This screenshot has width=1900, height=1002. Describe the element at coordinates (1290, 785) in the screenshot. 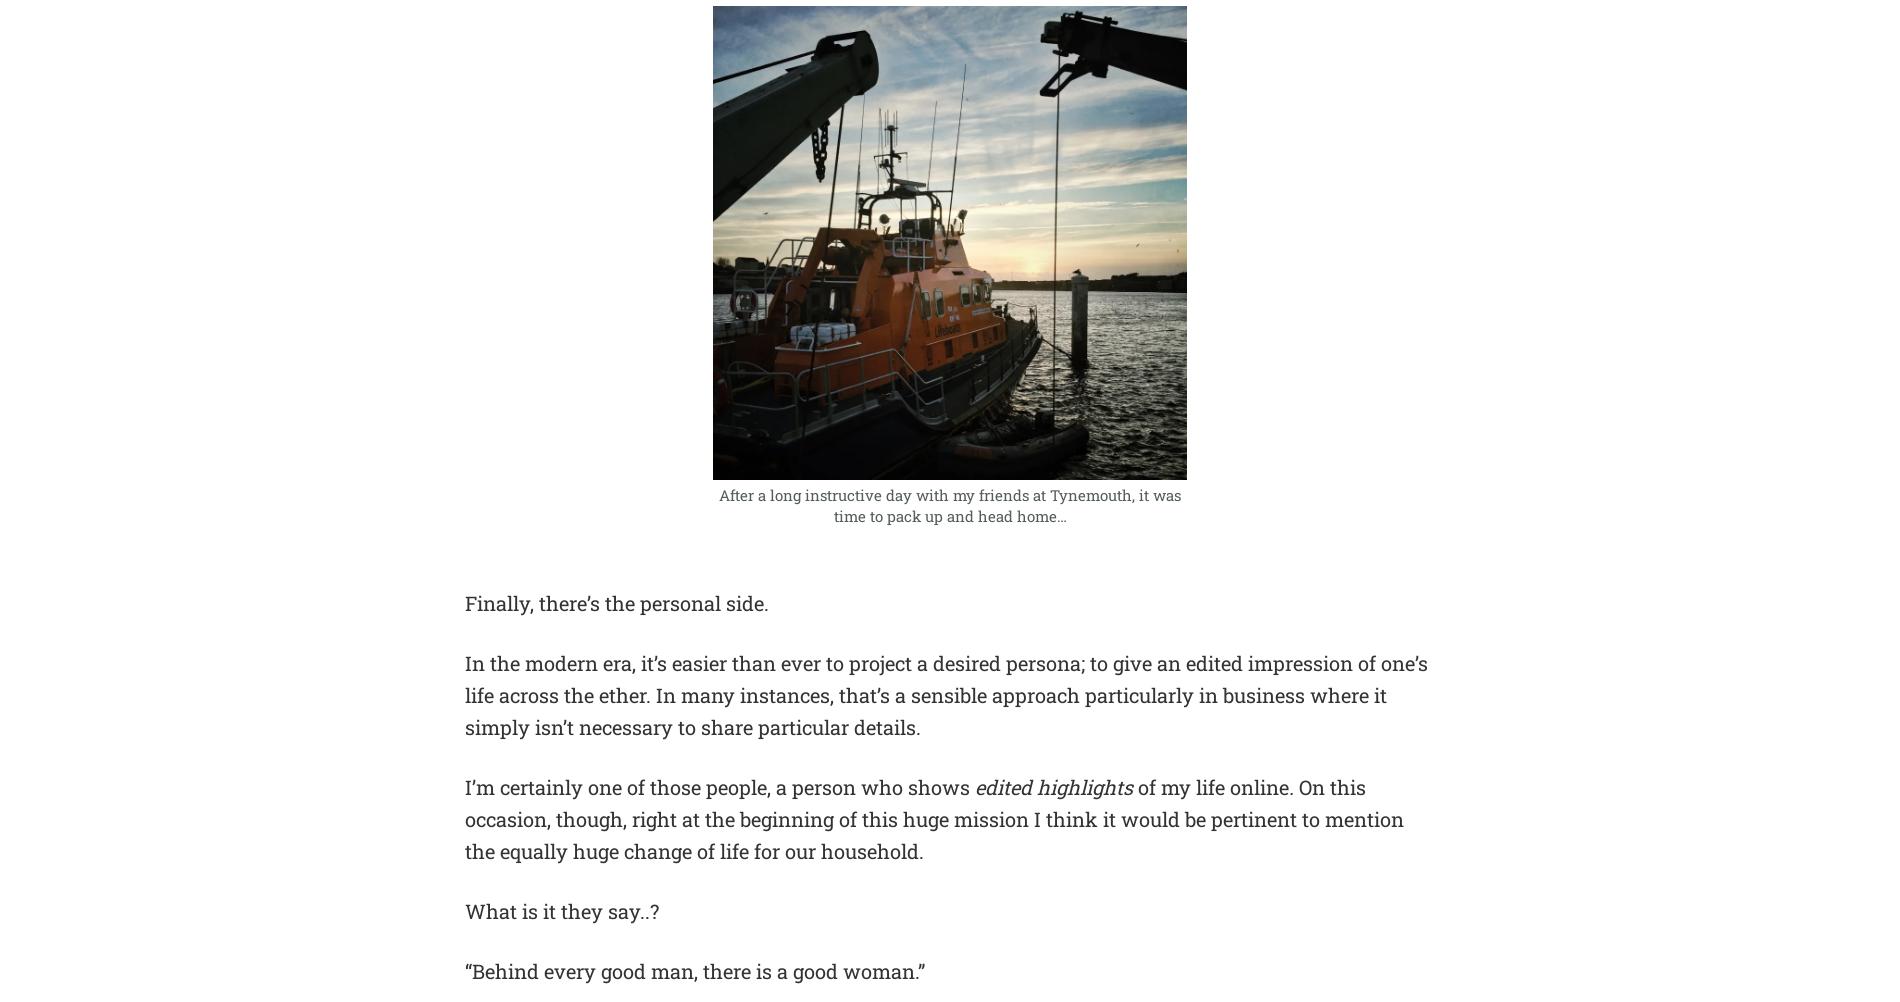

I see `'.'` at that location.